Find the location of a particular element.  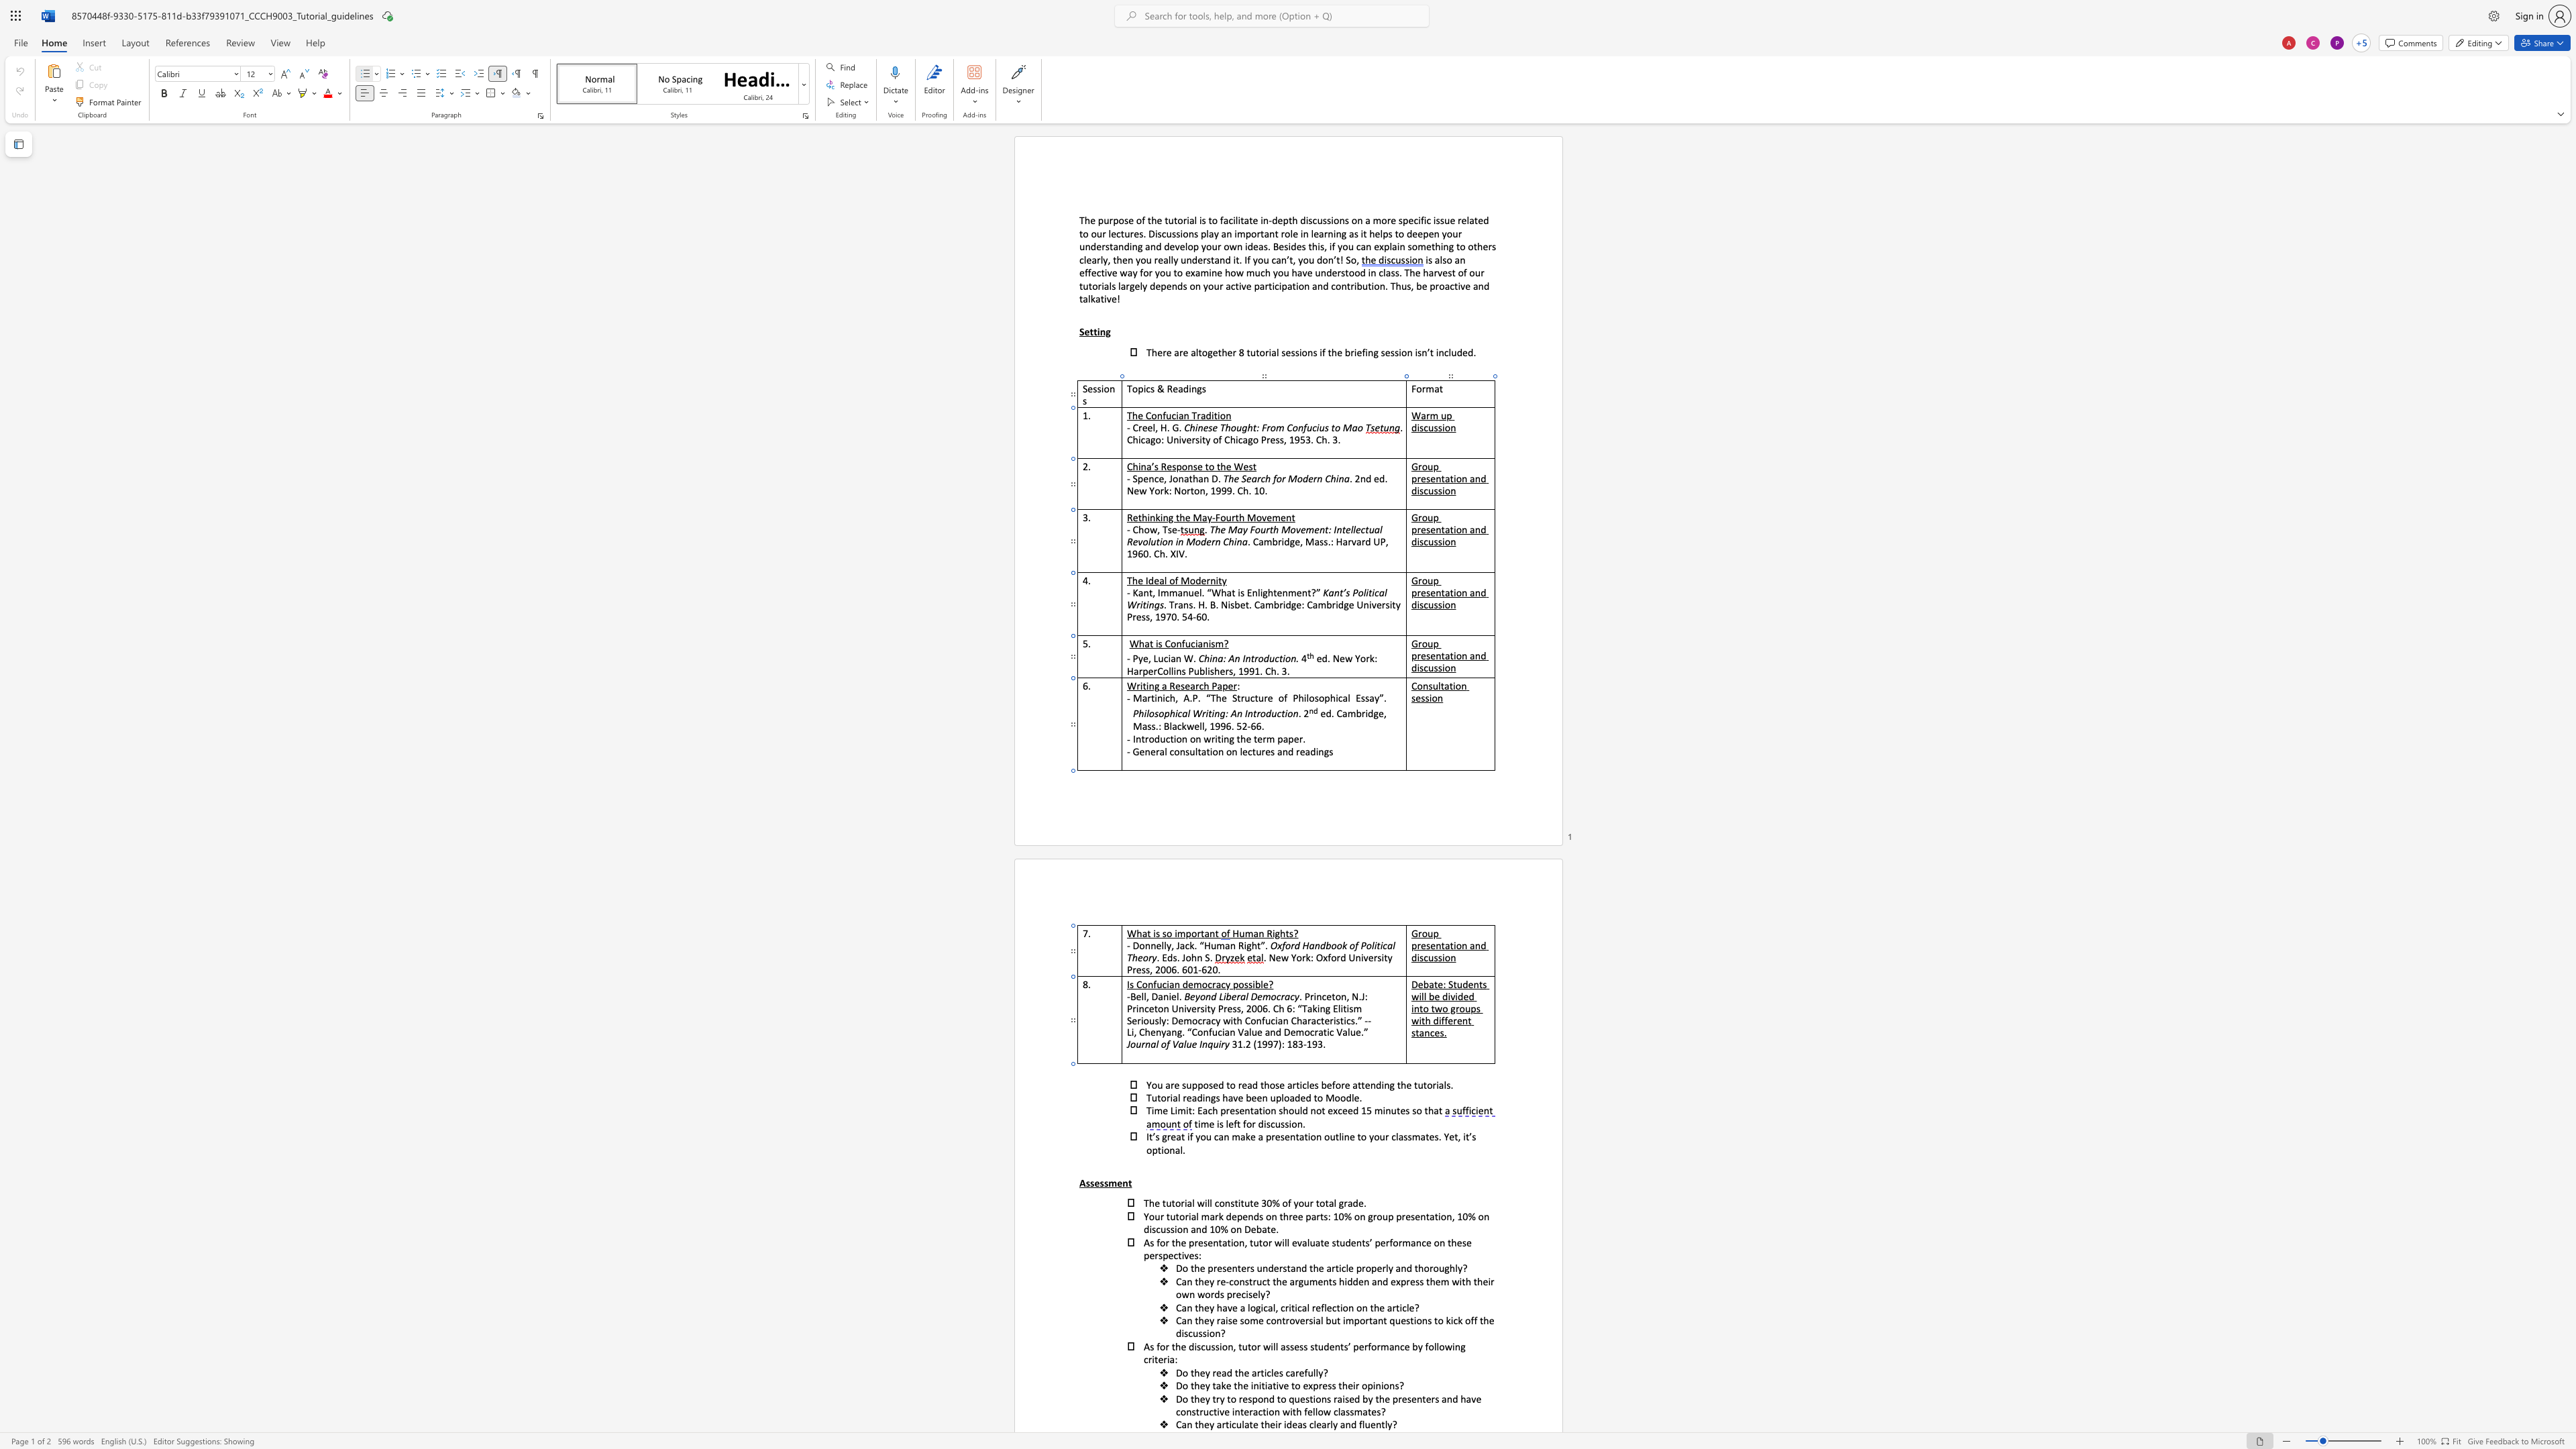

the space between the continuous character "r" and "i" in the text is located at coordinates (1184, 1203).